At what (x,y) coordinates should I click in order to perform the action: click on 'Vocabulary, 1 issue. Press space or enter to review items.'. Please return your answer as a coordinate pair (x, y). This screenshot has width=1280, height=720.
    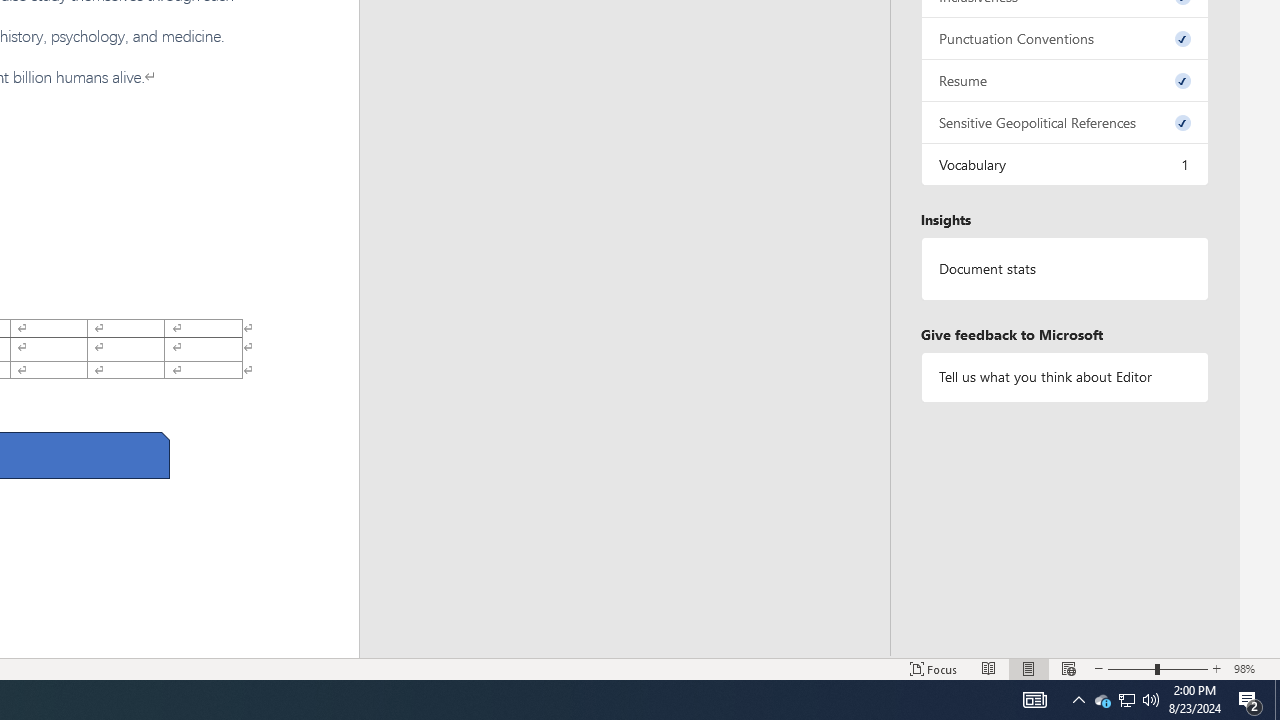
    Looking at the image, I should click on (1063, 163).